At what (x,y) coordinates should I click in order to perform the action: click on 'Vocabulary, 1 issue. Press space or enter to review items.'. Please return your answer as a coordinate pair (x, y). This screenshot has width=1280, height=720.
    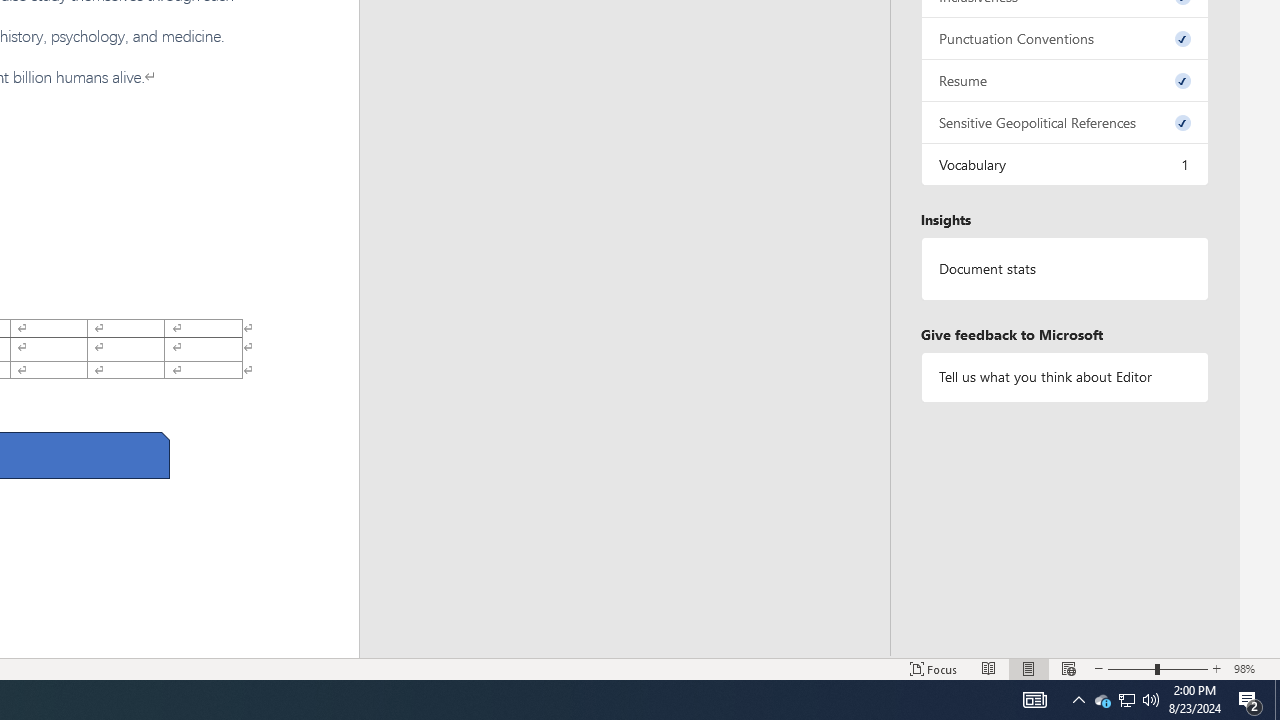
    Looking at the image, I should click on (1063, 163).